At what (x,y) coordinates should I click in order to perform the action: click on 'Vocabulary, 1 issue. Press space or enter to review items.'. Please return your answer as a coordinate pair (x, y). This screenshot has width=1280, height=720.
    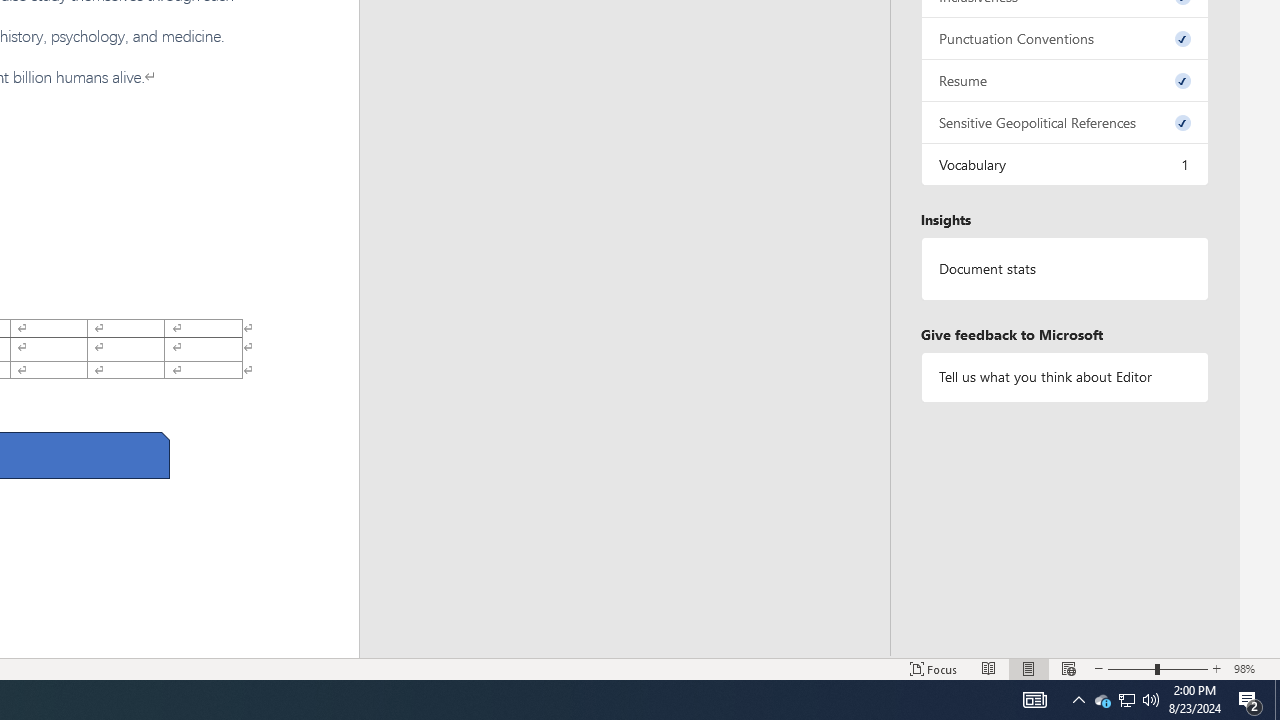
    Looking at the image, I should click on (1063, 163).